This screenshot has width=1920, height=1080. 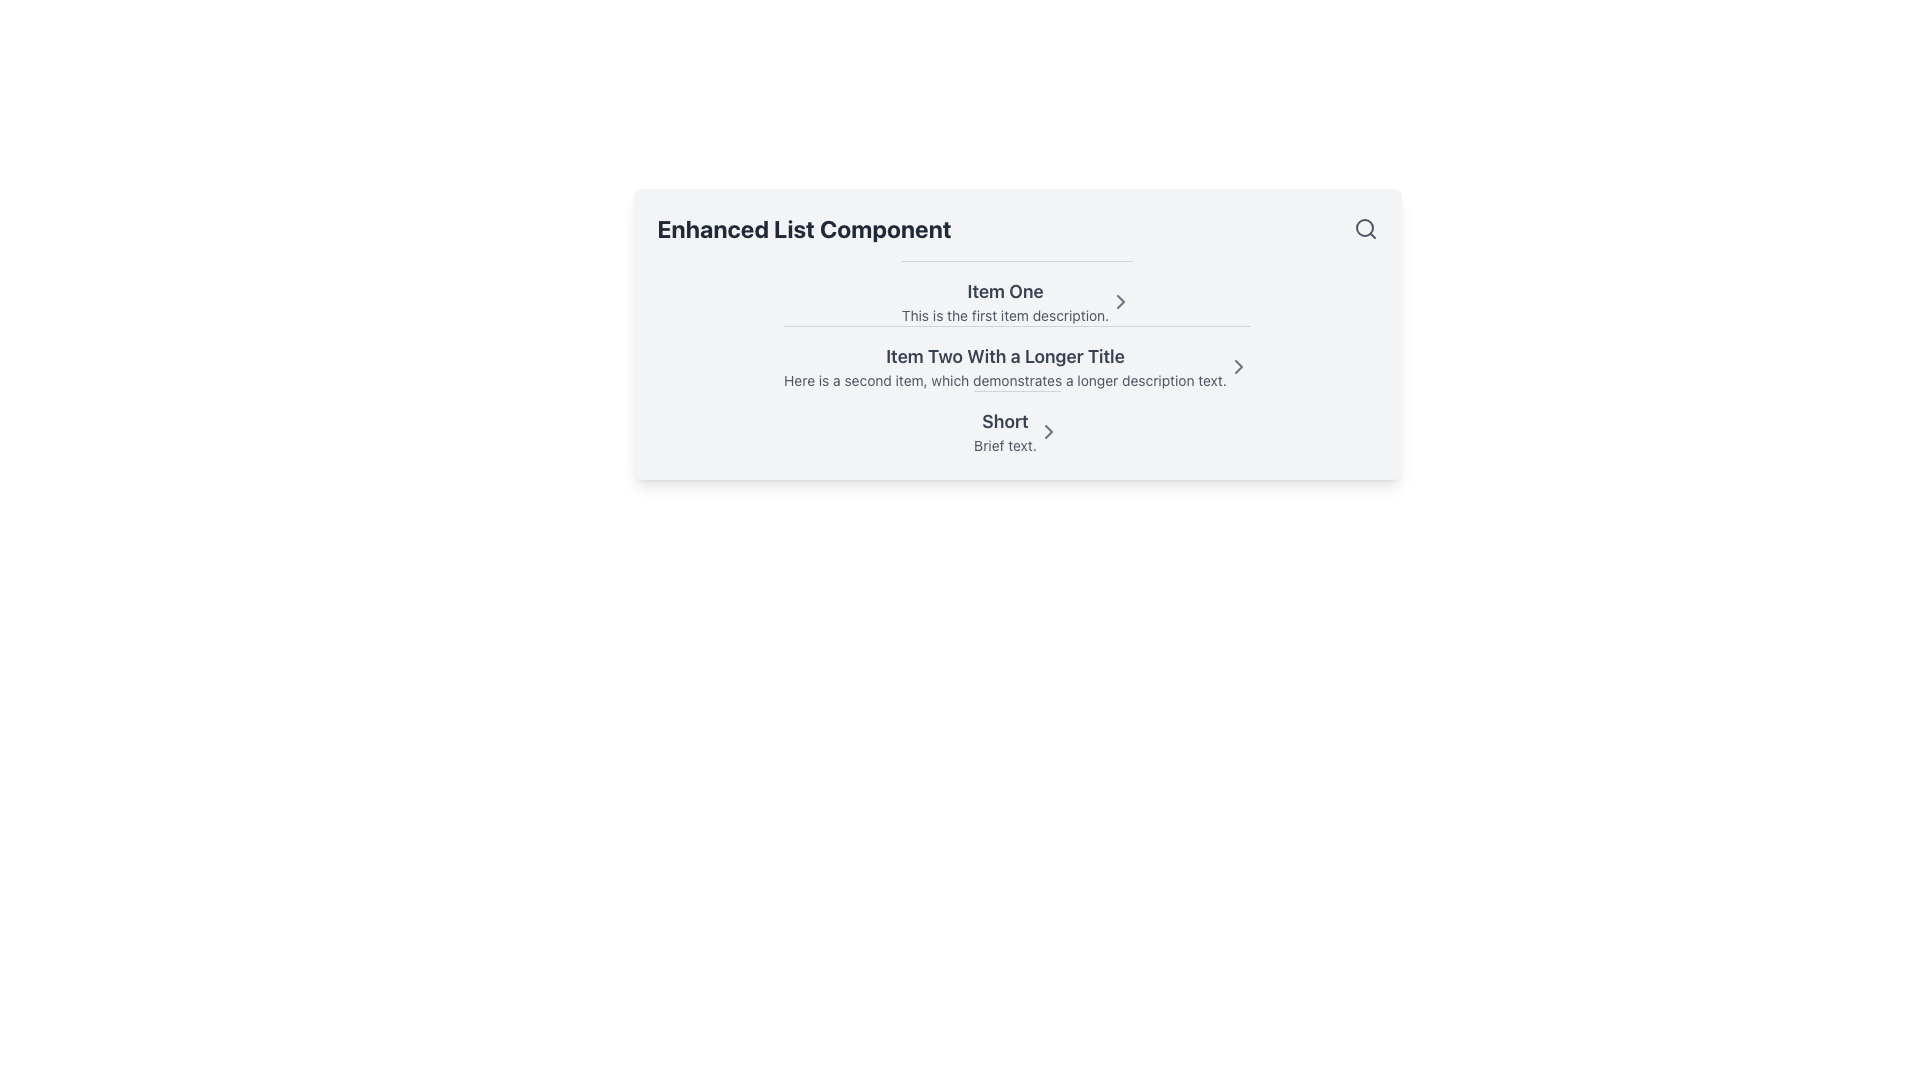 I want to click on the right-facing chevron SVG icon located to the right of the 'Item One' text in the list component, so click(x=1121, y=301).